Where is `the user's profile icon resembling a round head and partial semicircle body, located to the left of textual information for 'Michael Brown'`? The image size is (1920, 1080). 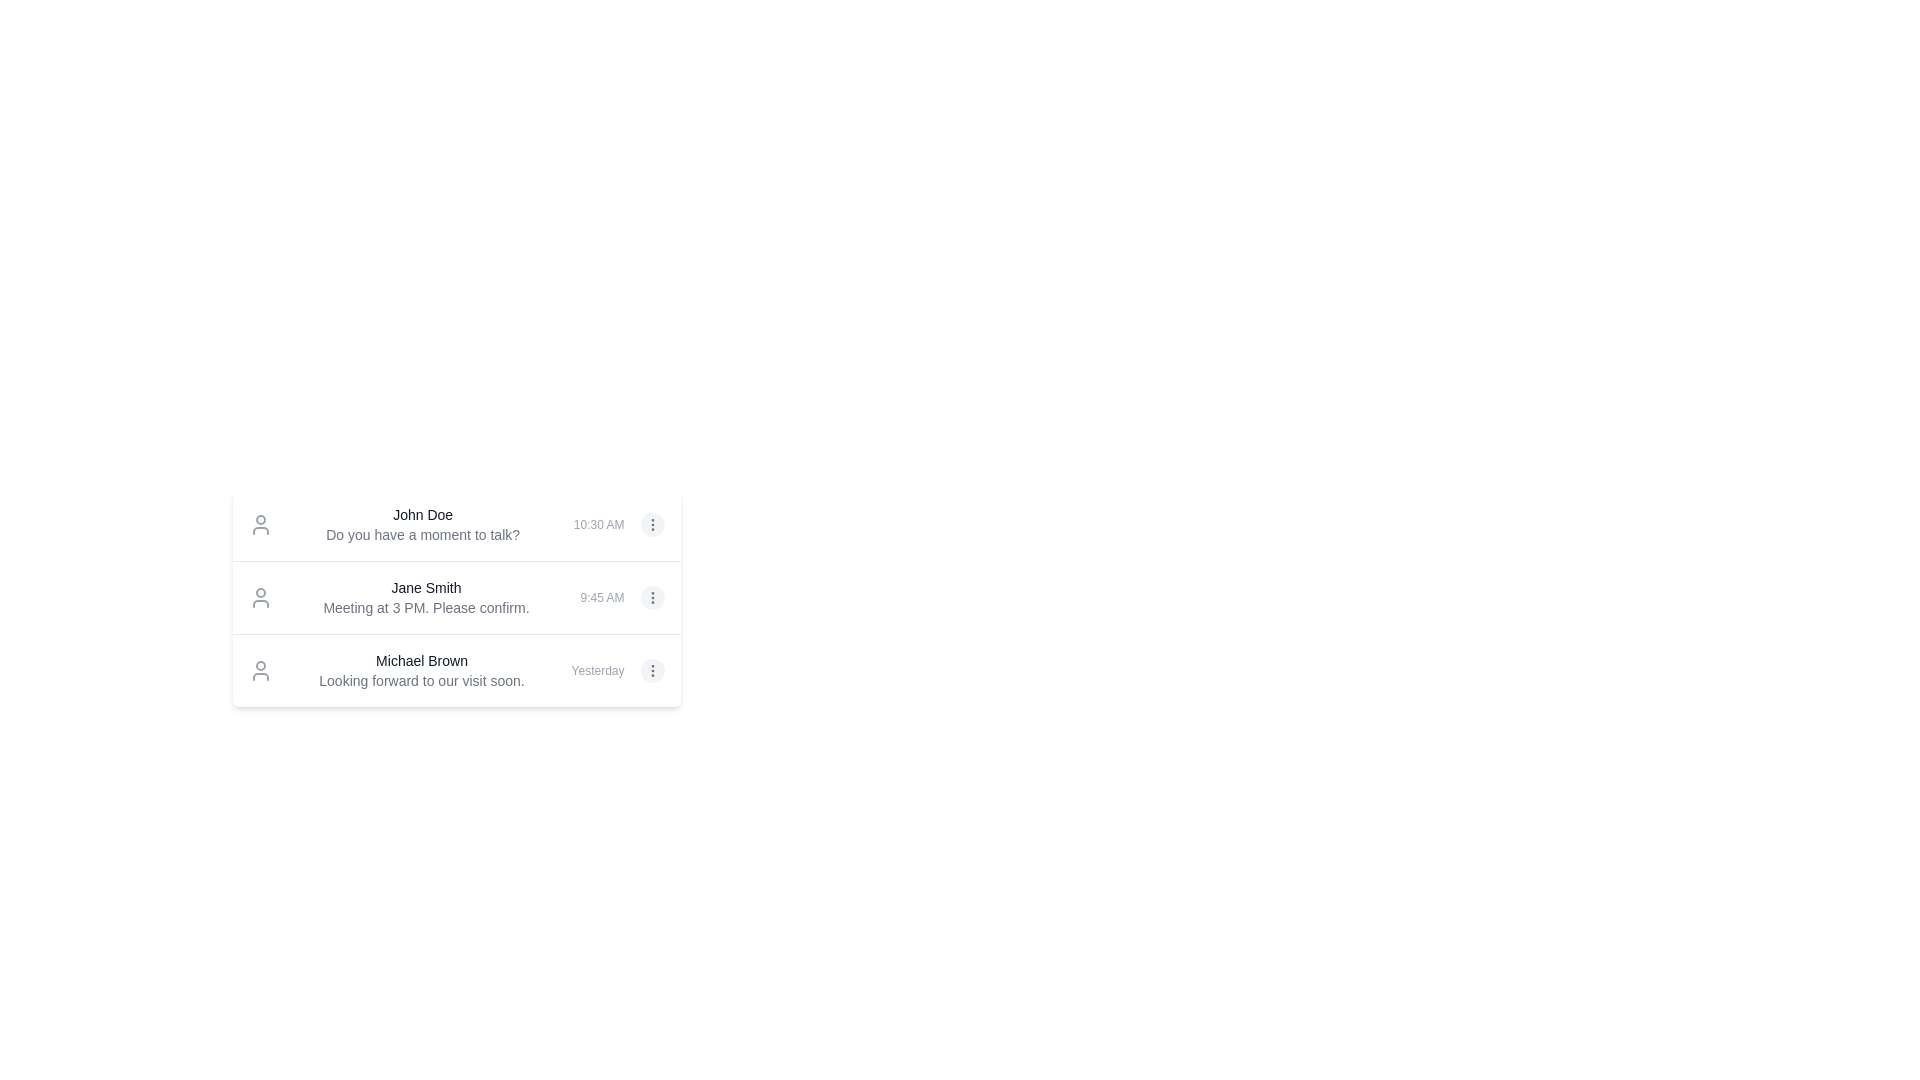 the user's profile icon resembling a round head and partial semicircle body, located to the left of textual information for 'Michael Brown' is located at coordinates (259, 671).